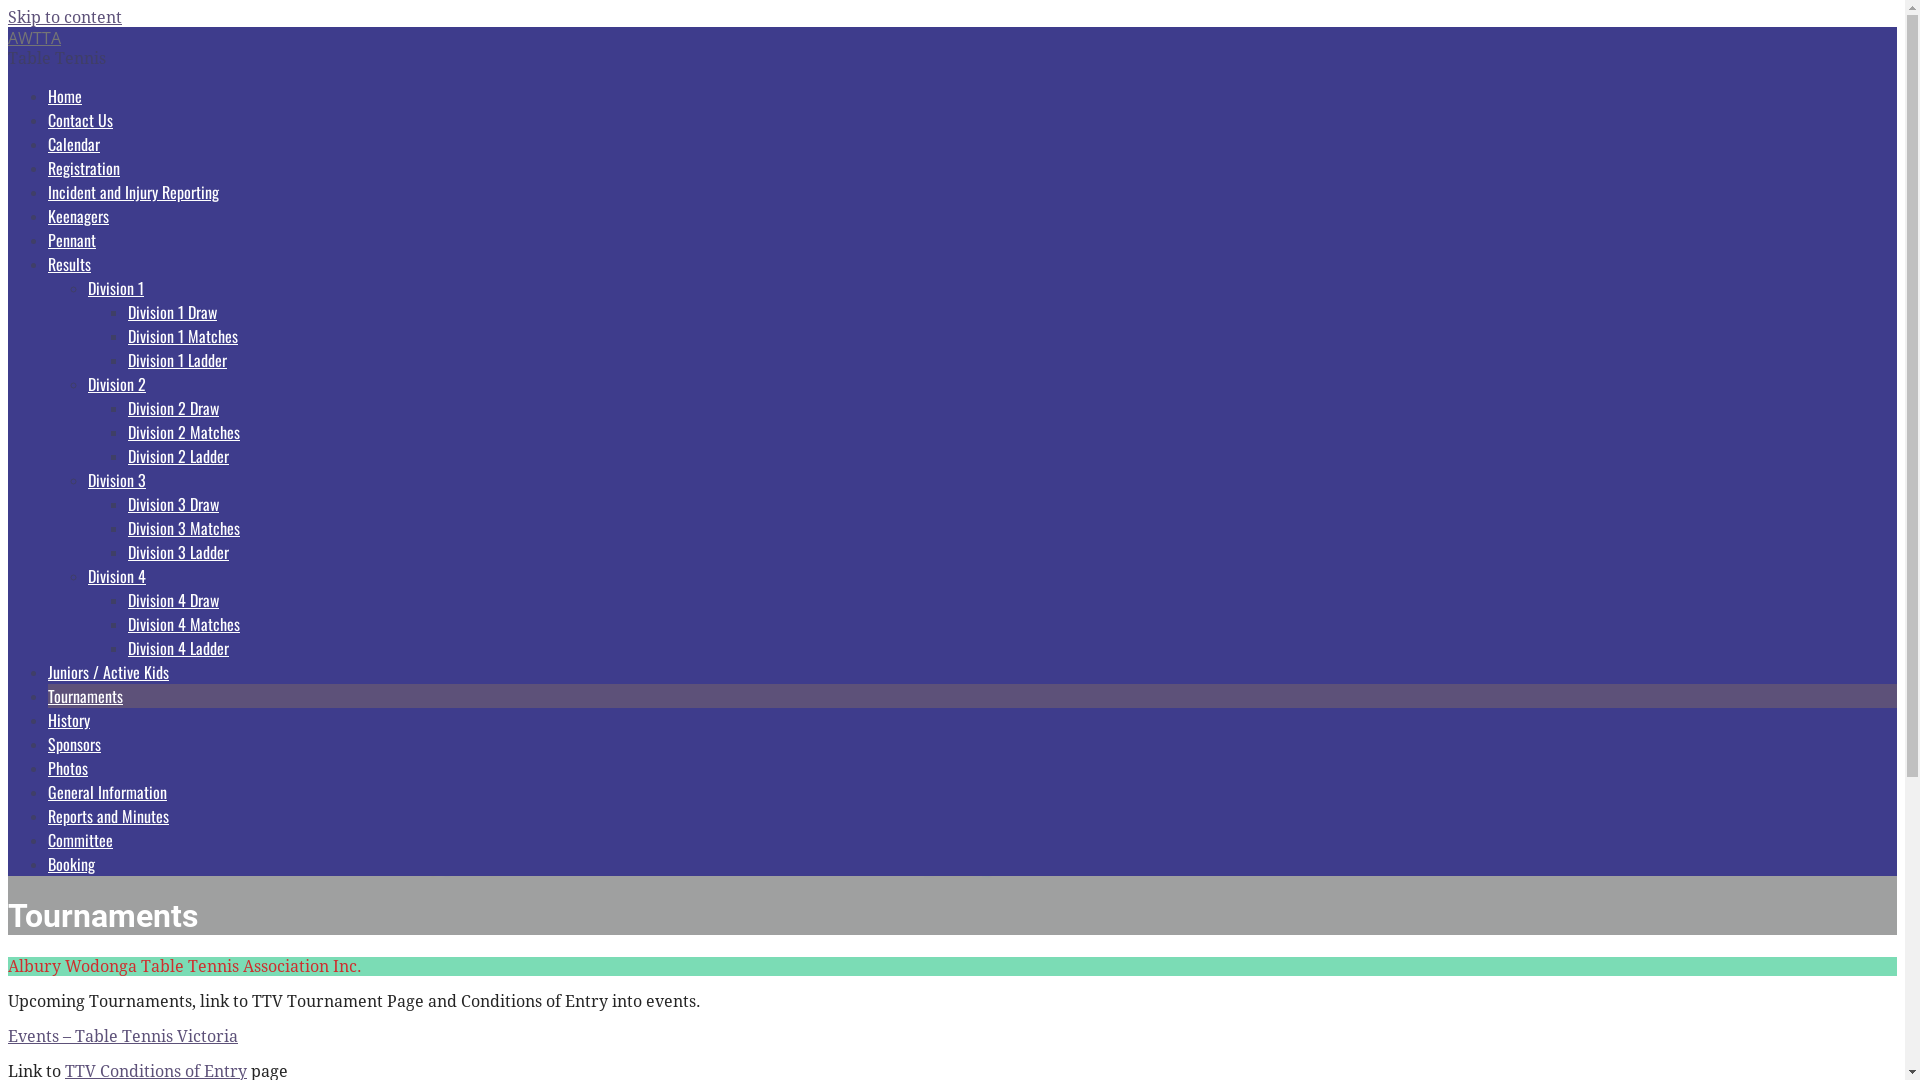 This screenshot has width=1920, height=1080. I want to click on 'Skip to content', so click(65, 17).